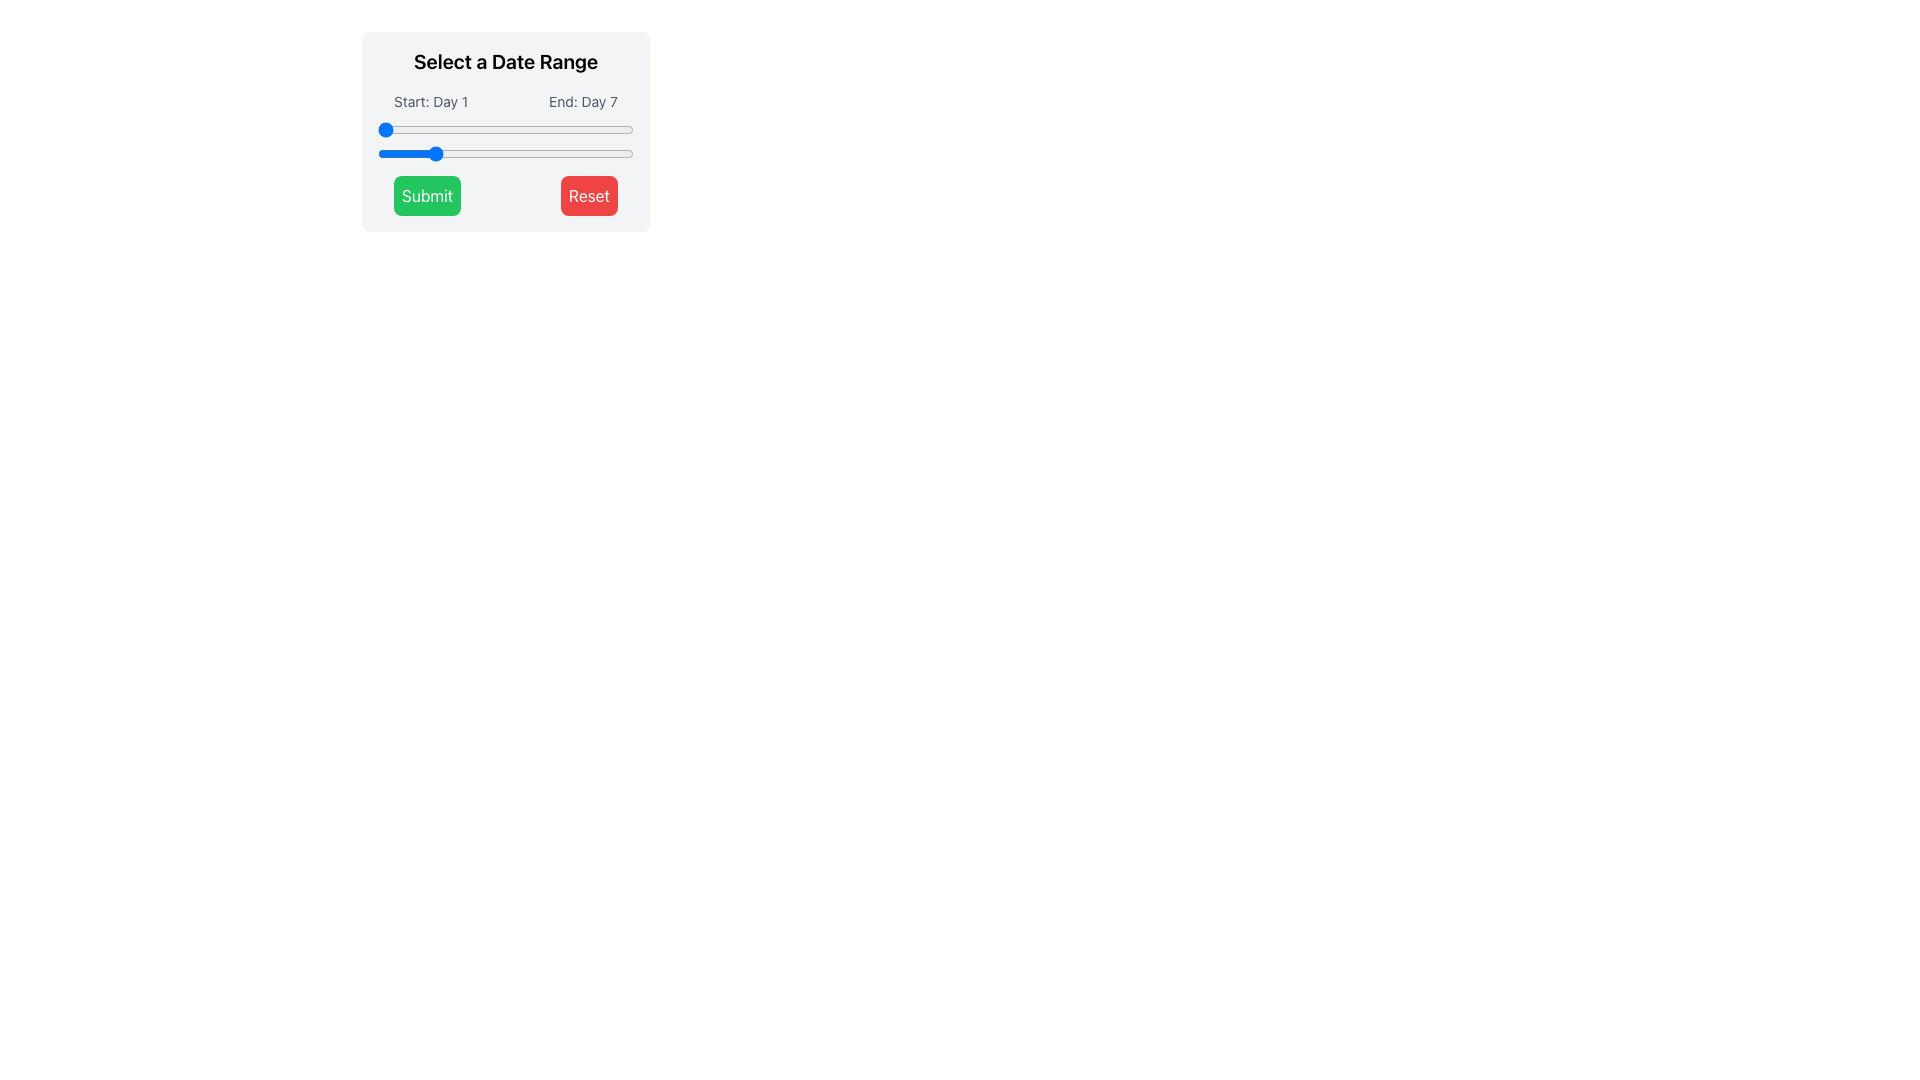  I want to click on the slider, so click(421, 130).